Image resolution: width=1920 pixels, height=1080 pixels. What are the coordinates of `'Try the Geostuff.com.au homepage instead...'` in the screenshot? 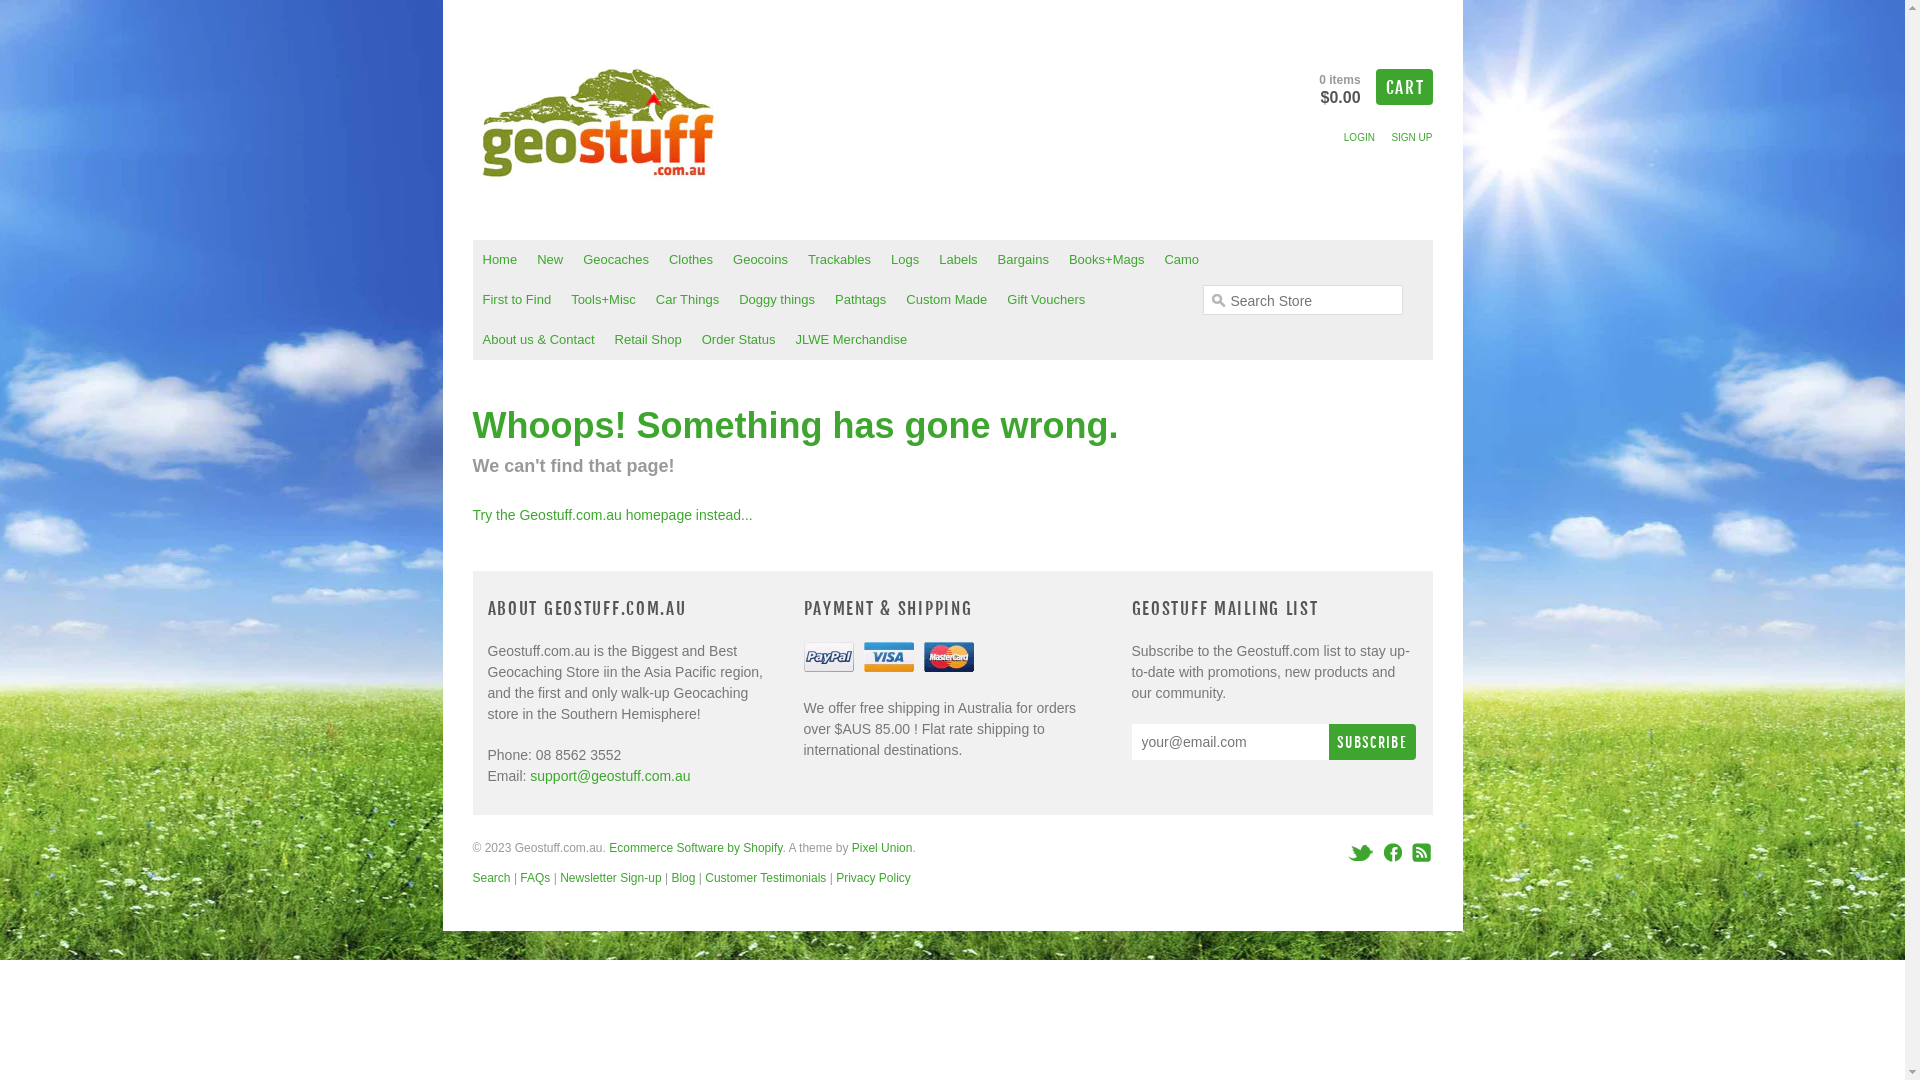 It's located at (470, 514).